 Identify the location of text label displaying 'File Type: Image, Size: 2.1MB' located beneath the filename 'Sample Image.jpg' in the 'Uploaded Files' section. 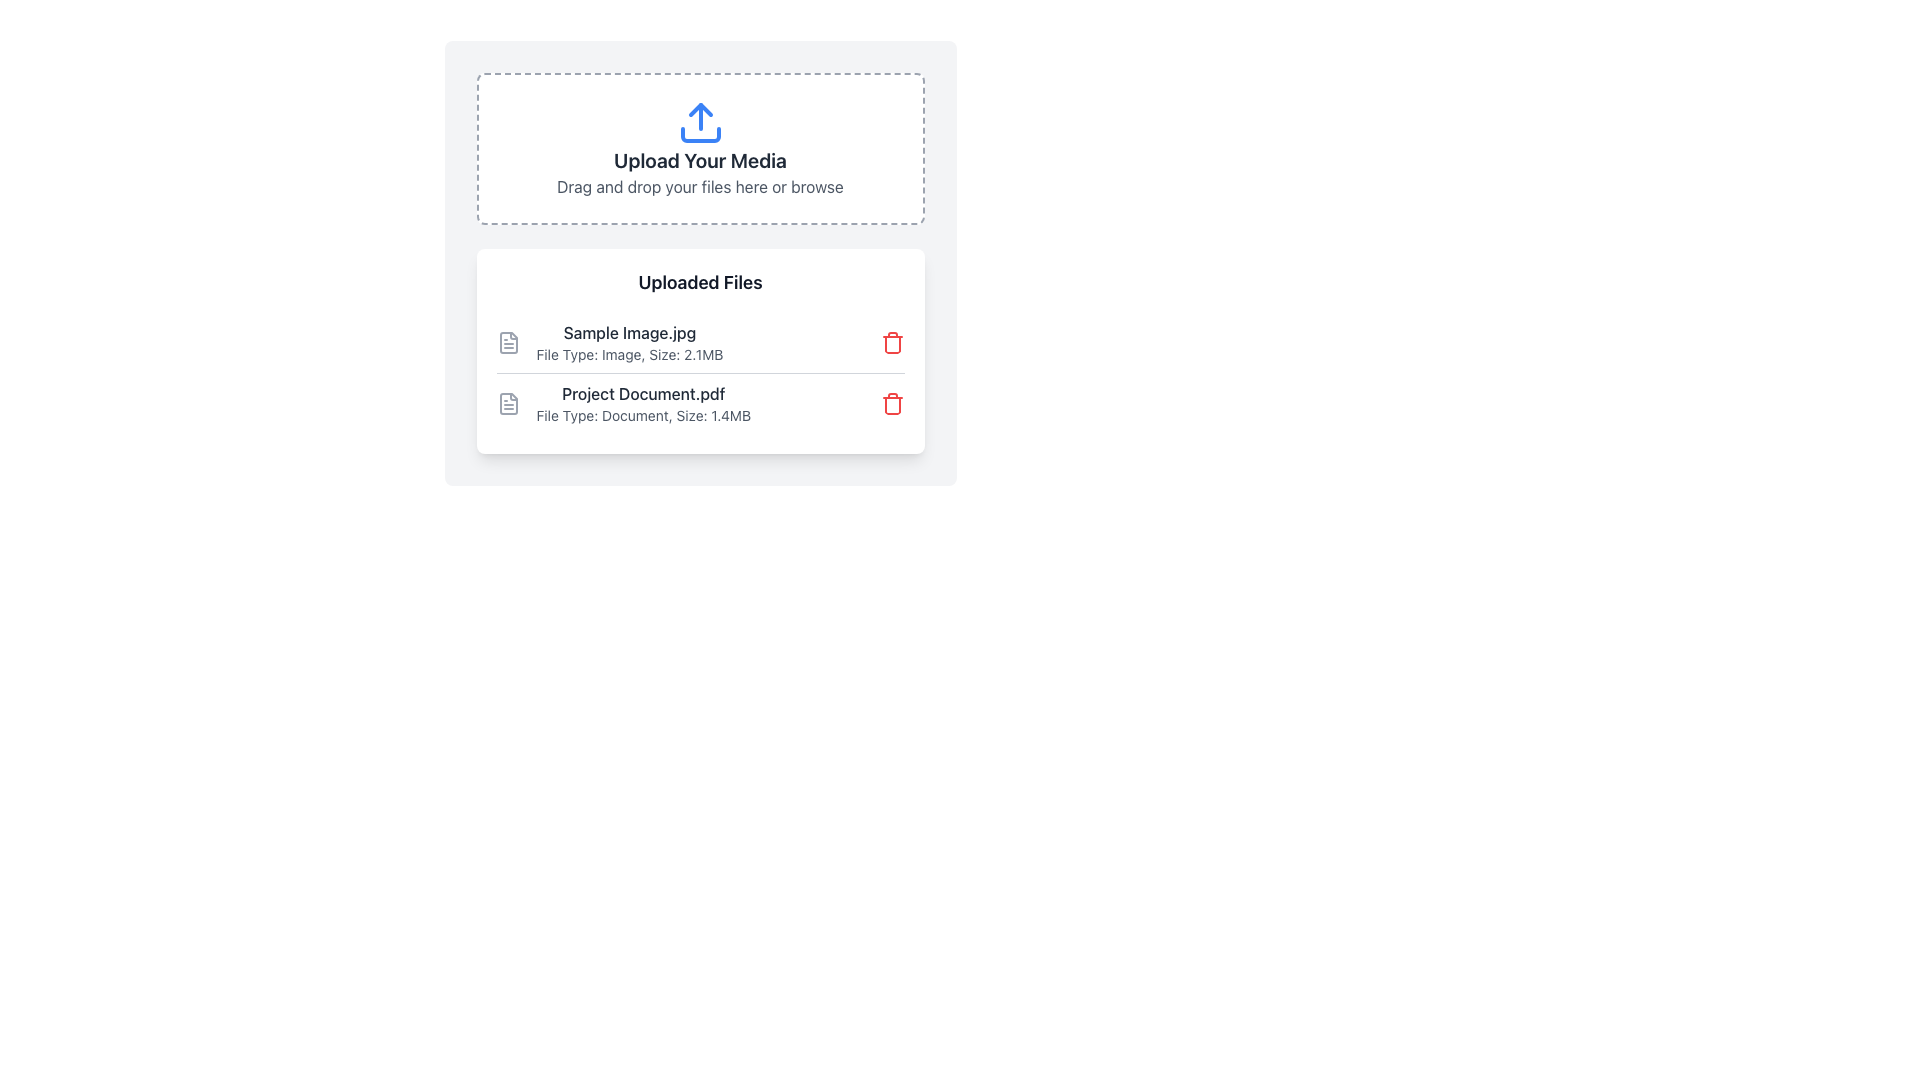
(628, 353).